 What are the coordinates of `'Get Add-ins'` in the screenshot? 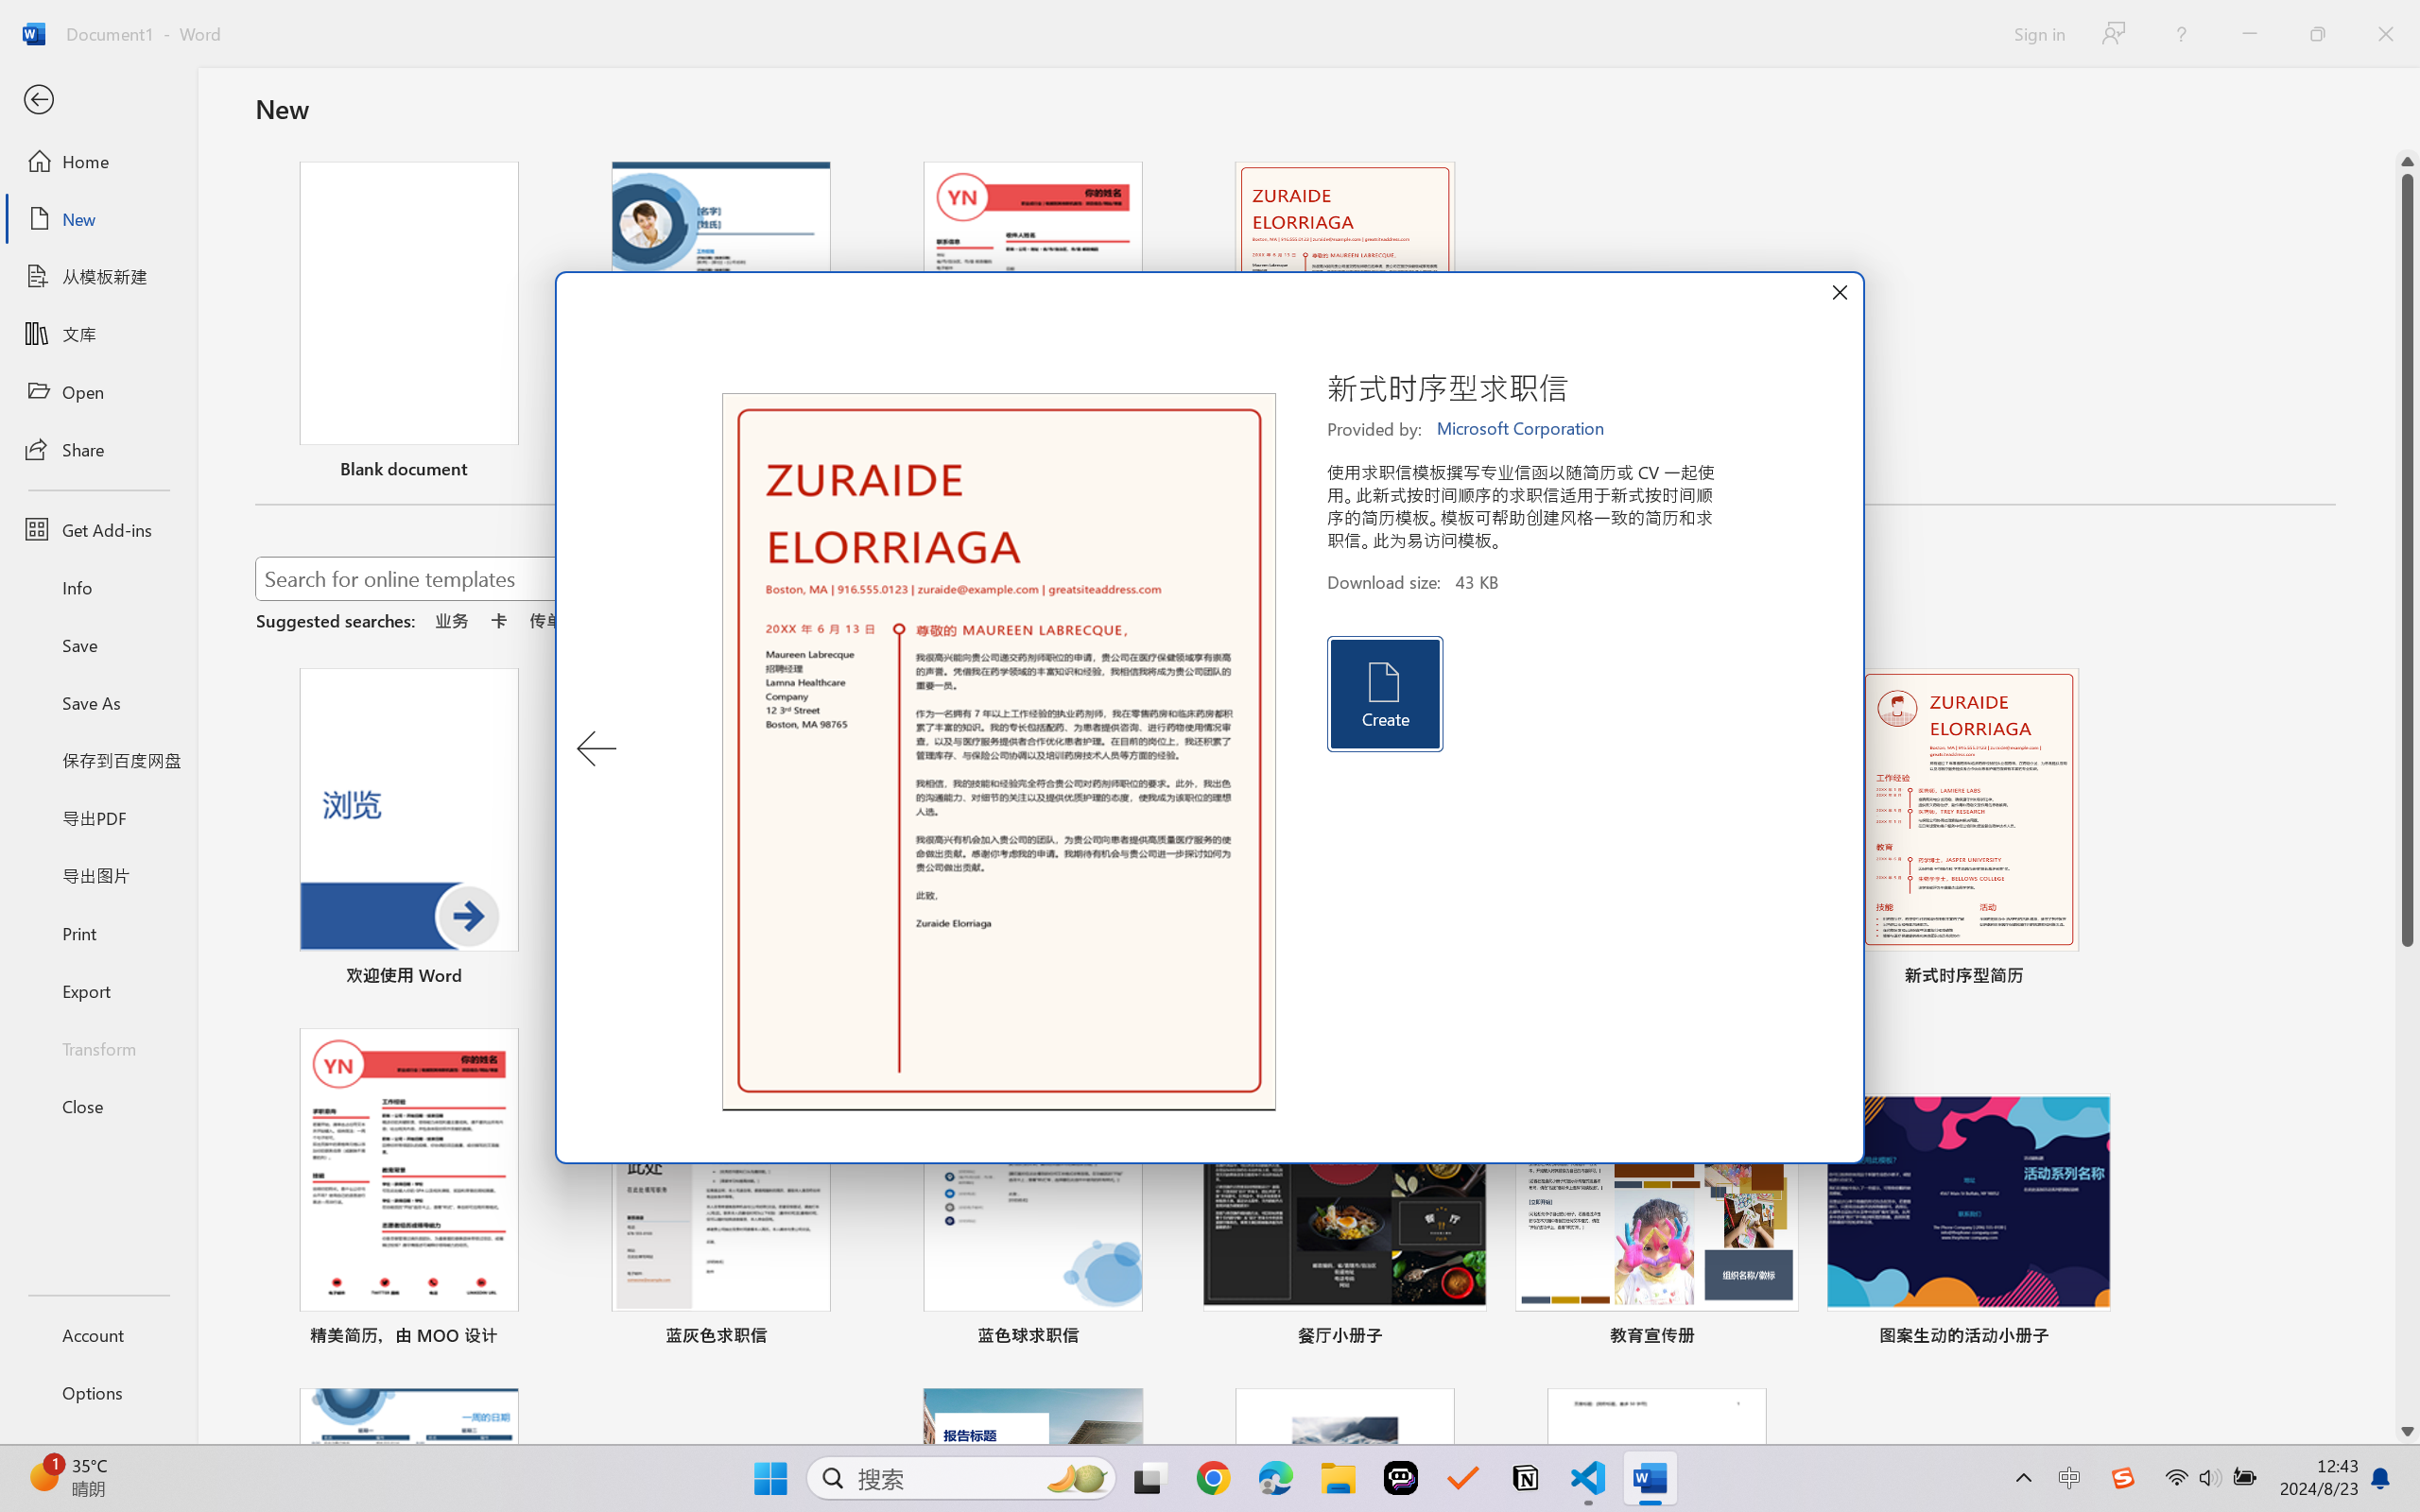 It's located at (97, 528).